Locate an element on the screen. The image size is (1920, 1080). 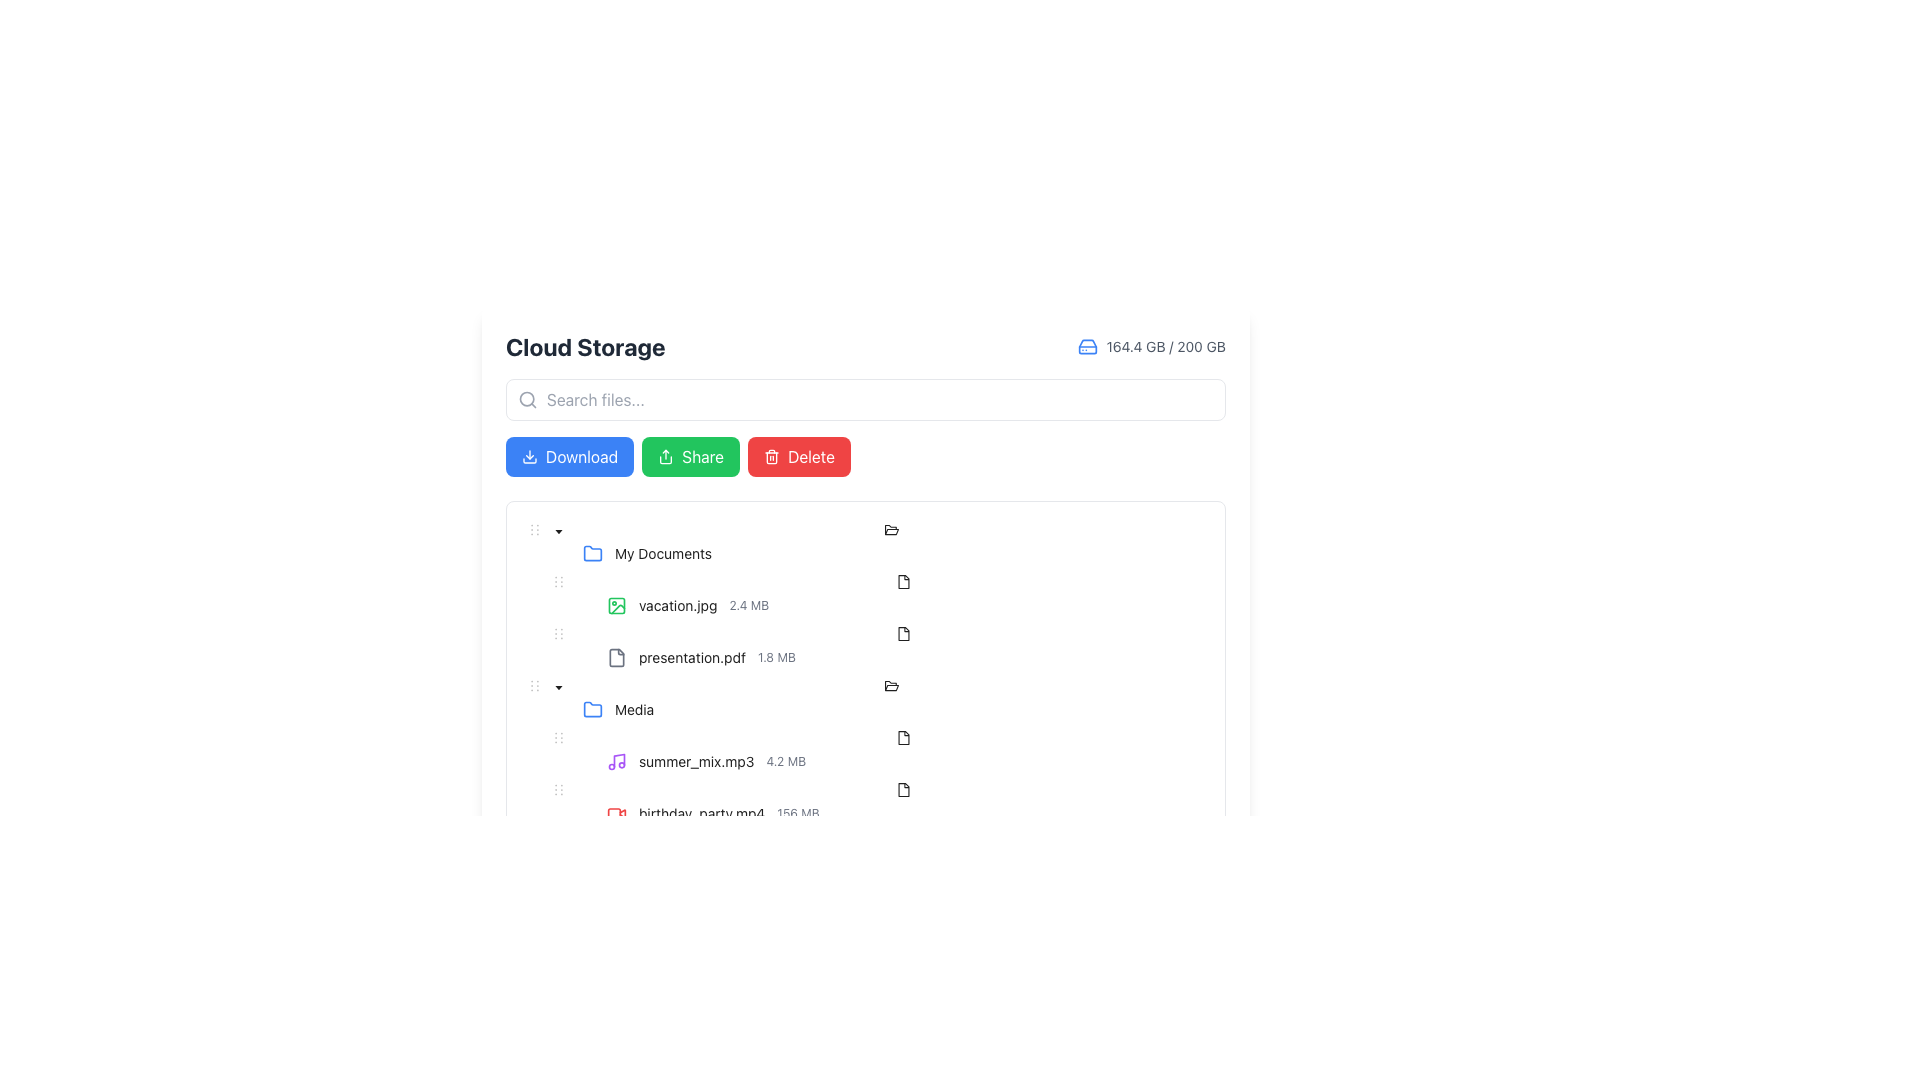
the folder icon located to the right of the text 'Media' in the list view section of the interface is located at coordinates (891, 528).